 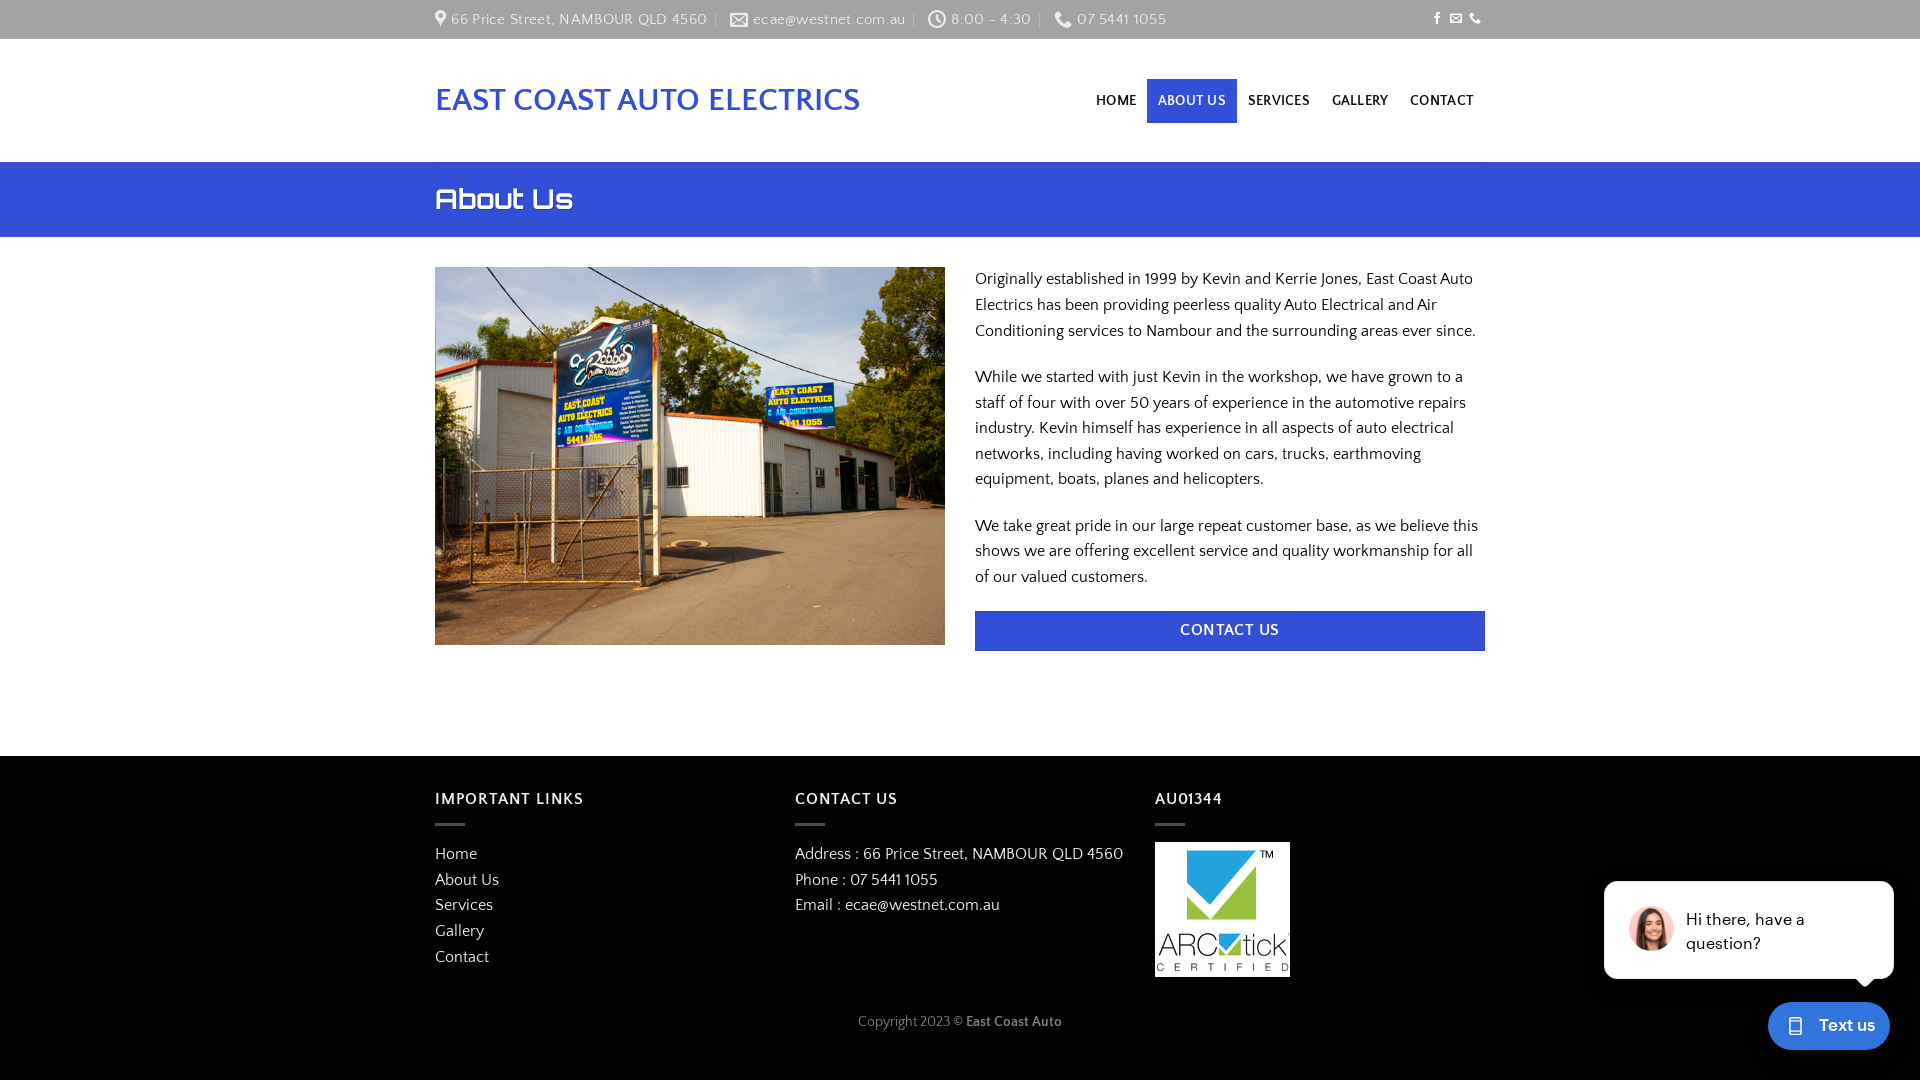 I want to click on 'About Us', so click(x=434, y=879).